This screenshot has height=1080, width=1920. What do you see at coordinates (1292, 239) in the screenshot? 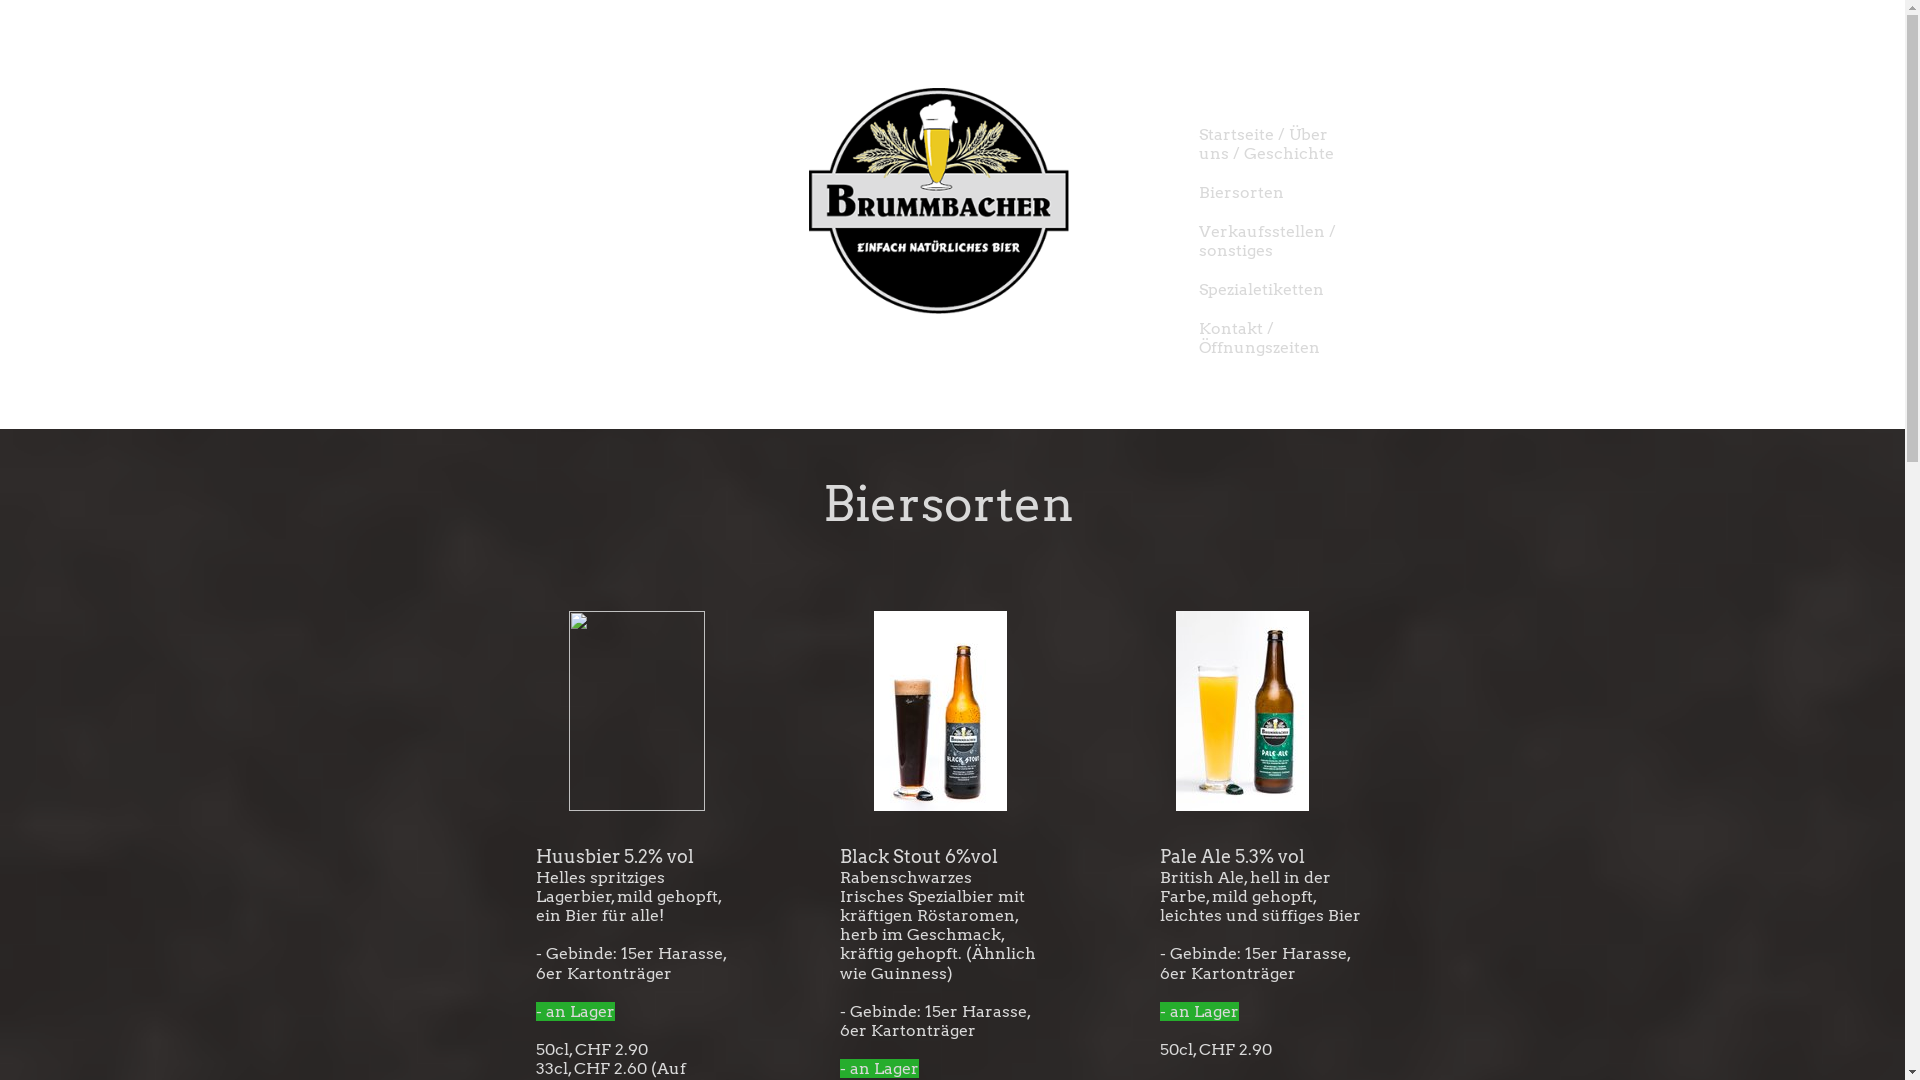
I see `'Verkaufsstellen / sonstiges'` at bounding box center [1292, 239].